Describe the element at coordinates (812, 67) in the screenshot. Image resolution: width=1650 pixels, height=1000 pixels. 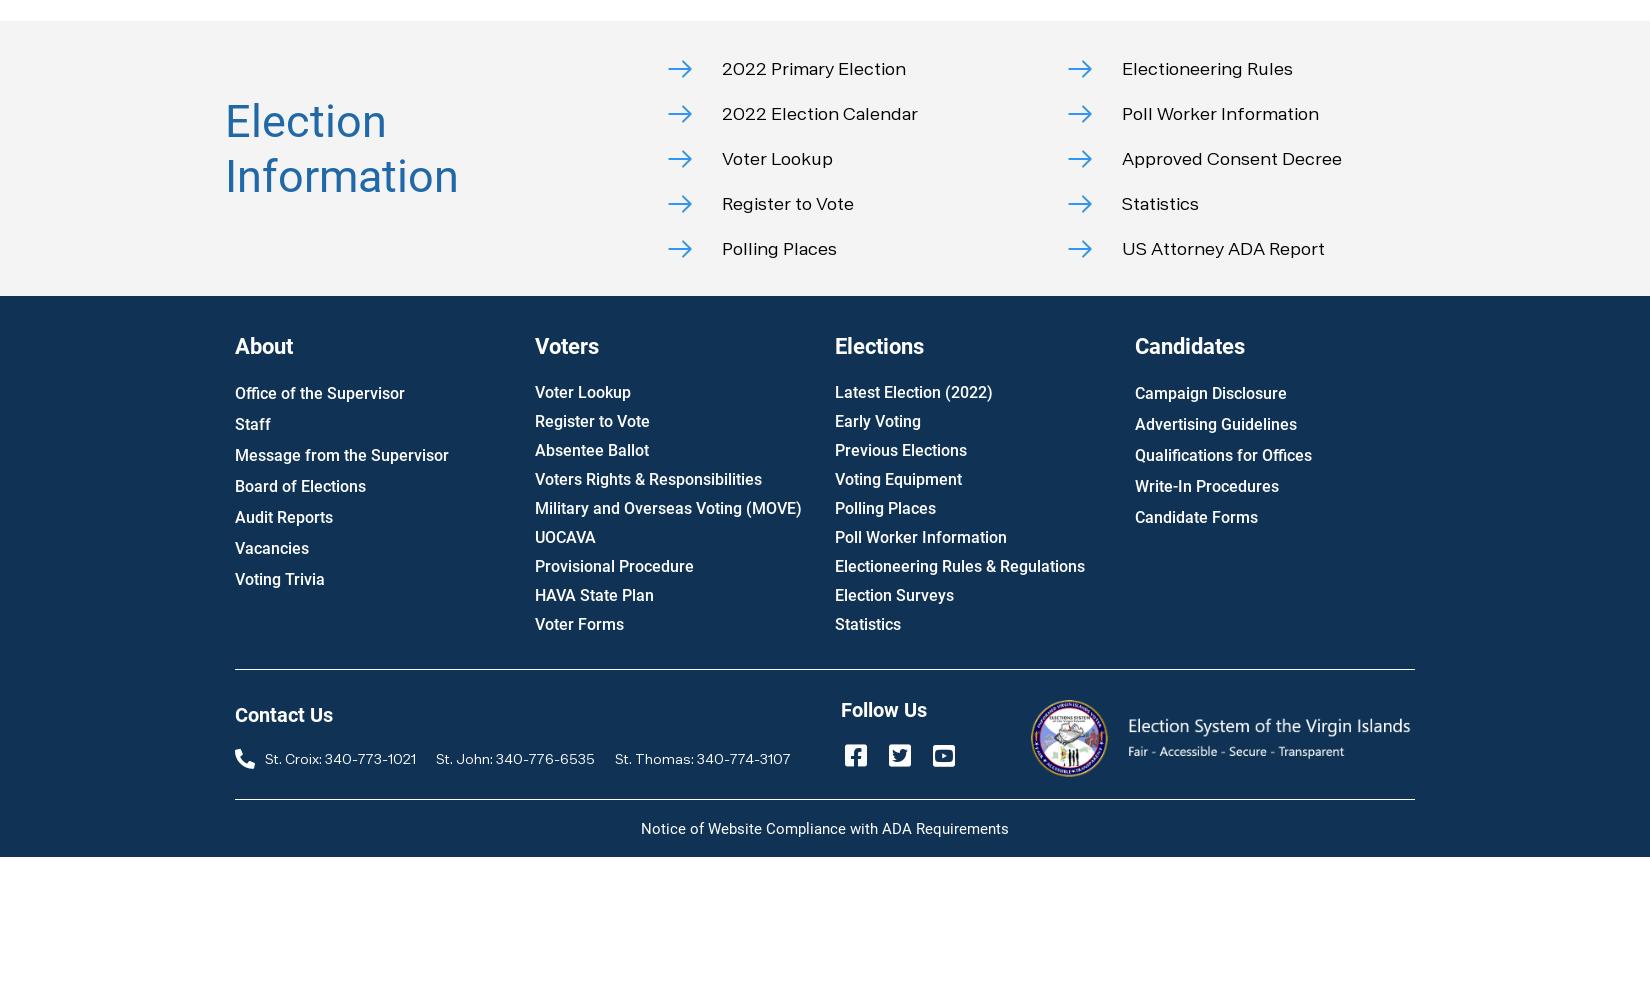
I see `'2022 Primary Election'` at that location.